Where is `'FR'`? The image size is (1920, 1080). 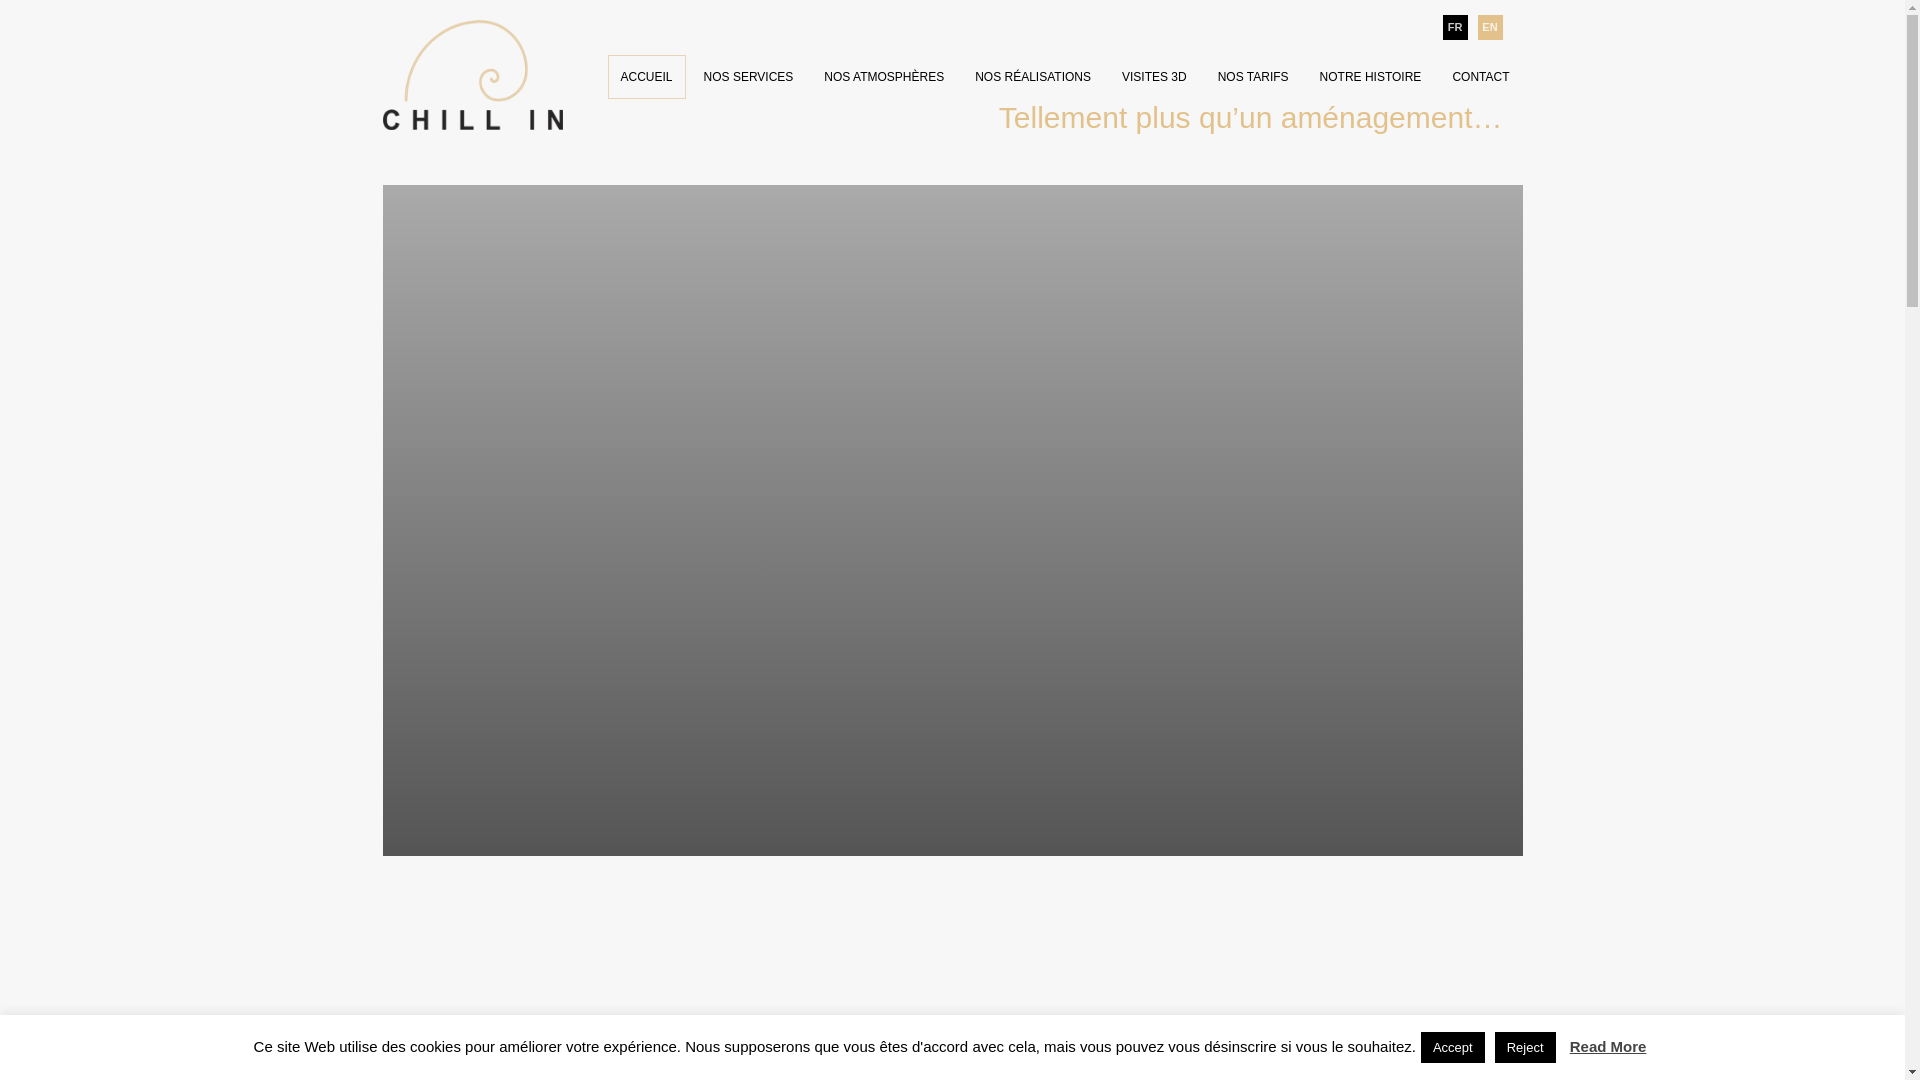
'FR' is located at coordinates (1454, 26).